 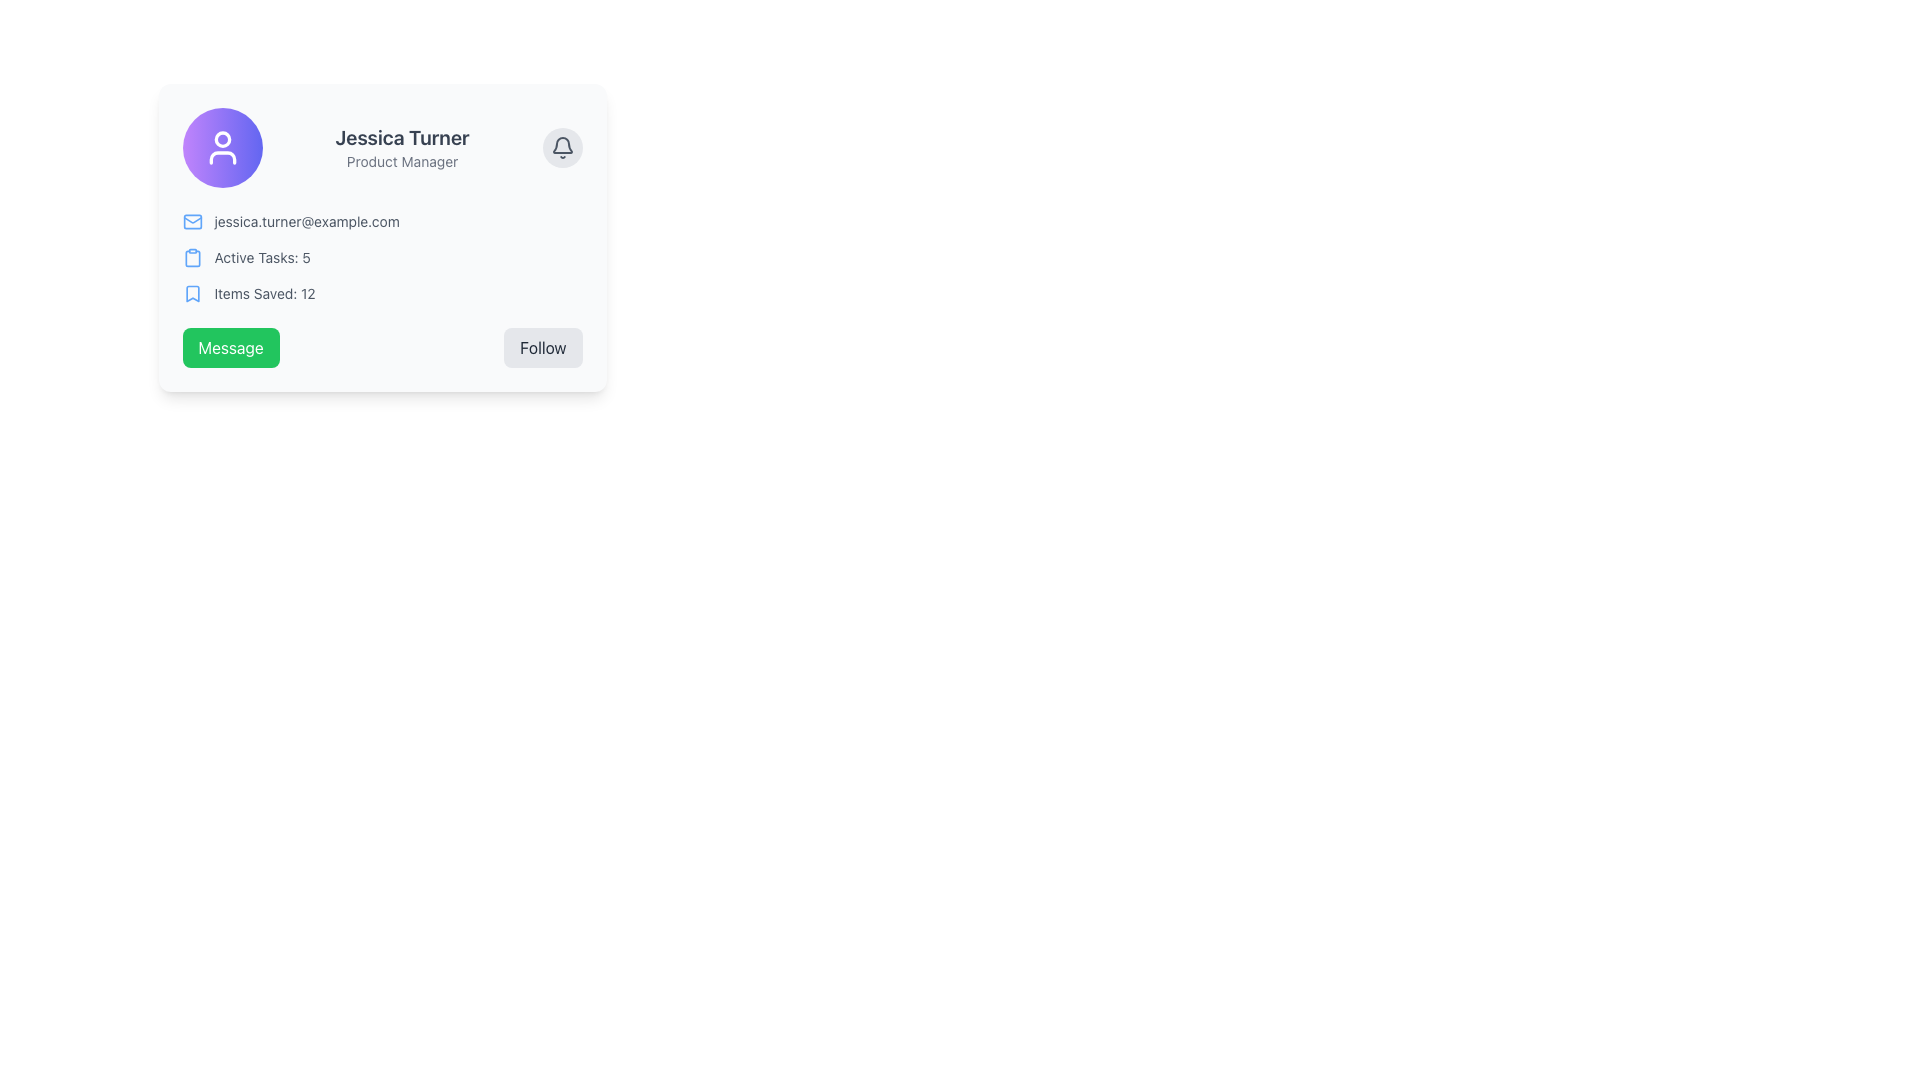 What do you see at coordinates (543, 346) in the screenshot?
I see `the 'Follow' button located in the bottom-right corner of the user information card, which is the second button in a horizontal row next to the 'Message' button` at bounding box center [543, 346].